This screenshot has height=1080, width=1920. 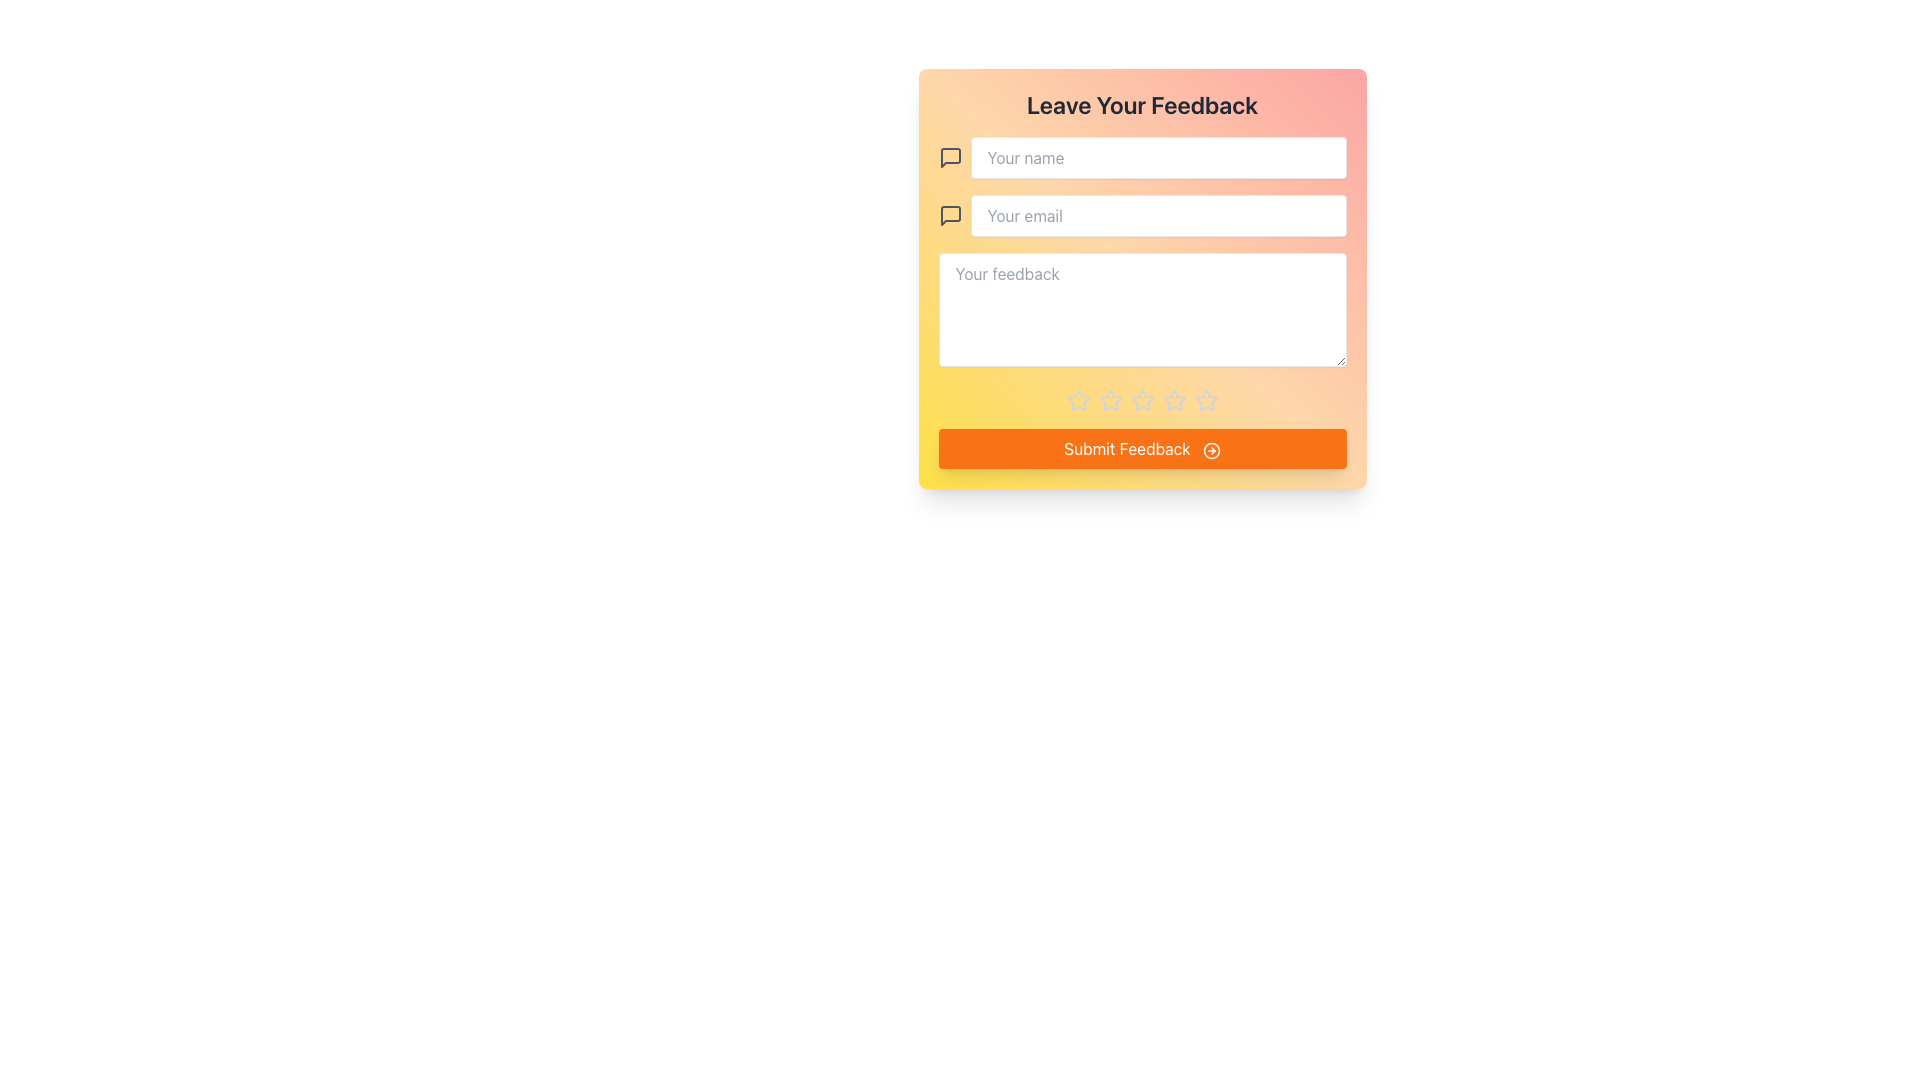 I want to click on the Email input box in the feedback form, so click(x=1142, y=216).